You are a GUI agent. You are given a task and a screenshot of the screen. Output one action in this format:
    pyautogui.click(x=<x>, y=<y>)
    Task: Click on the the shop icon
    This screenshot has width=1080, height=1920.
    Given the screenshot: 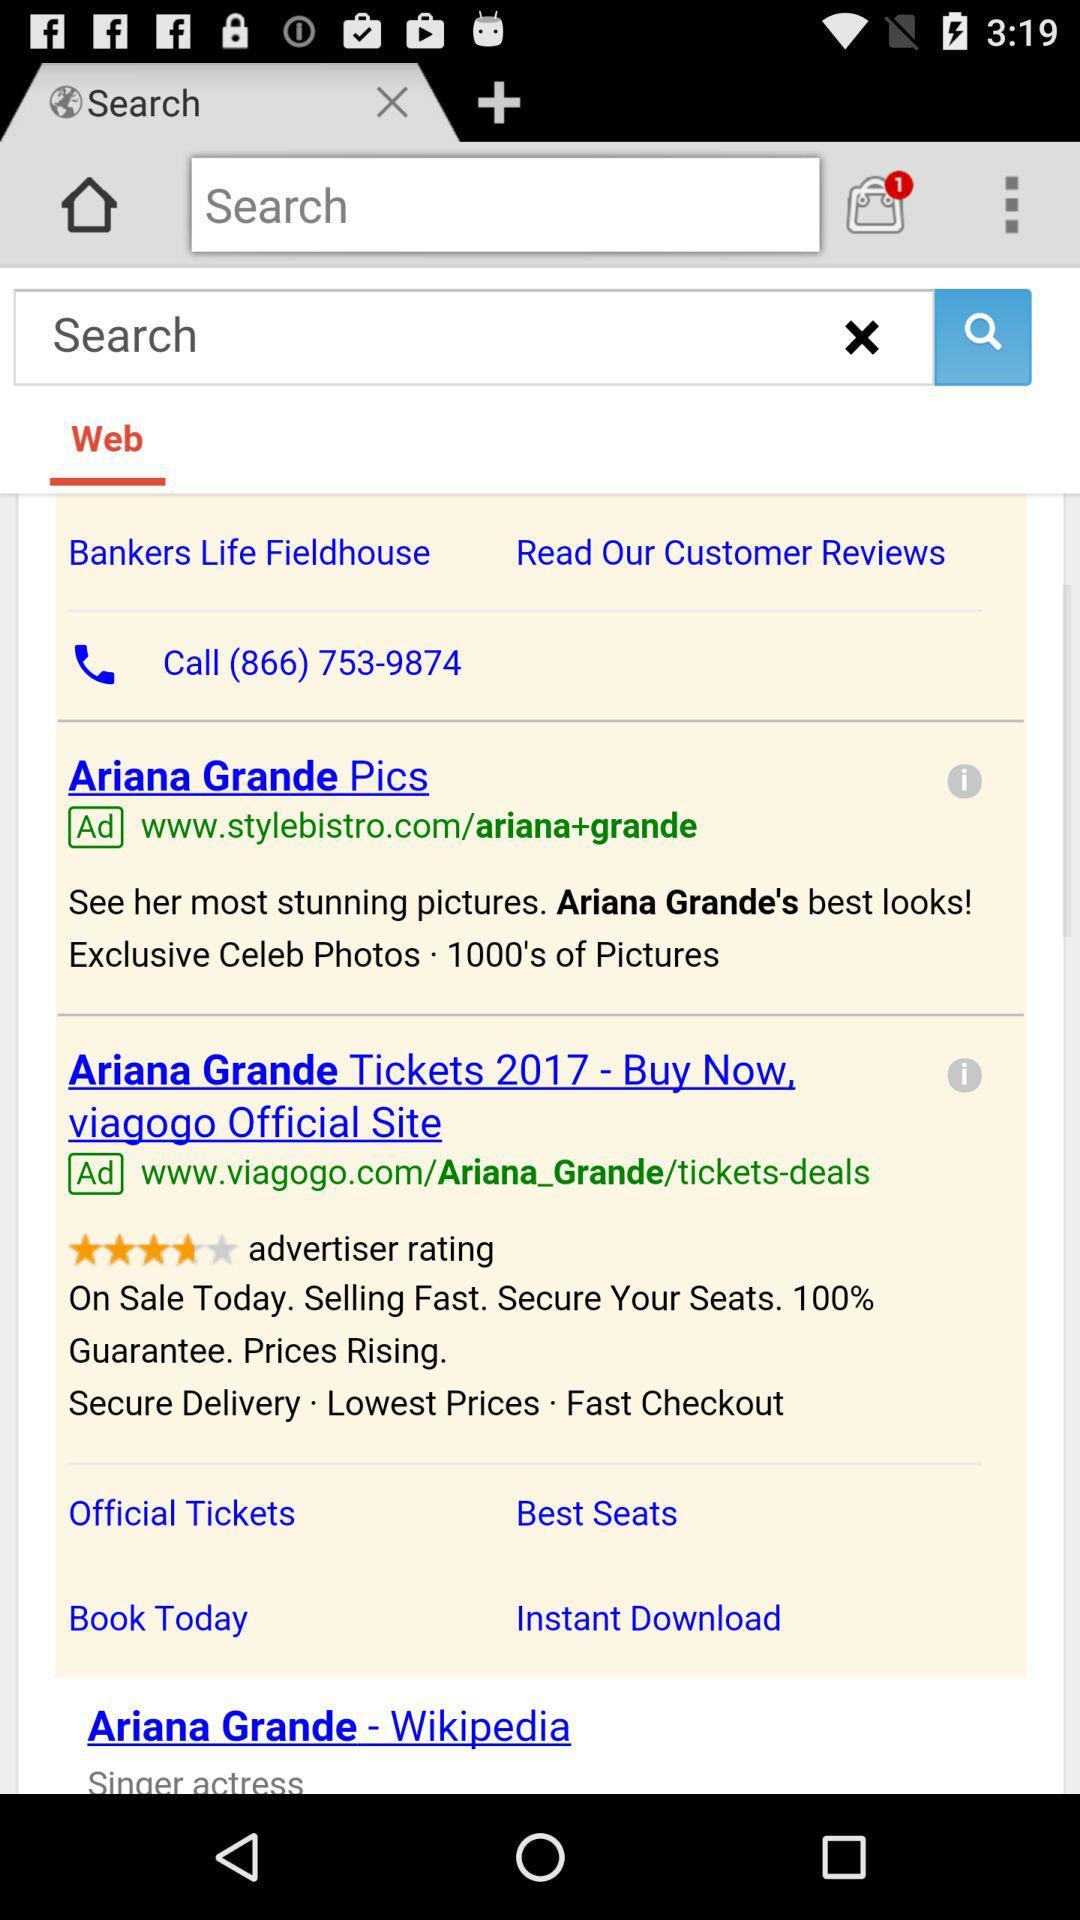 What is the action you would take?
    pyautogui.click(x=874, y=219)
    